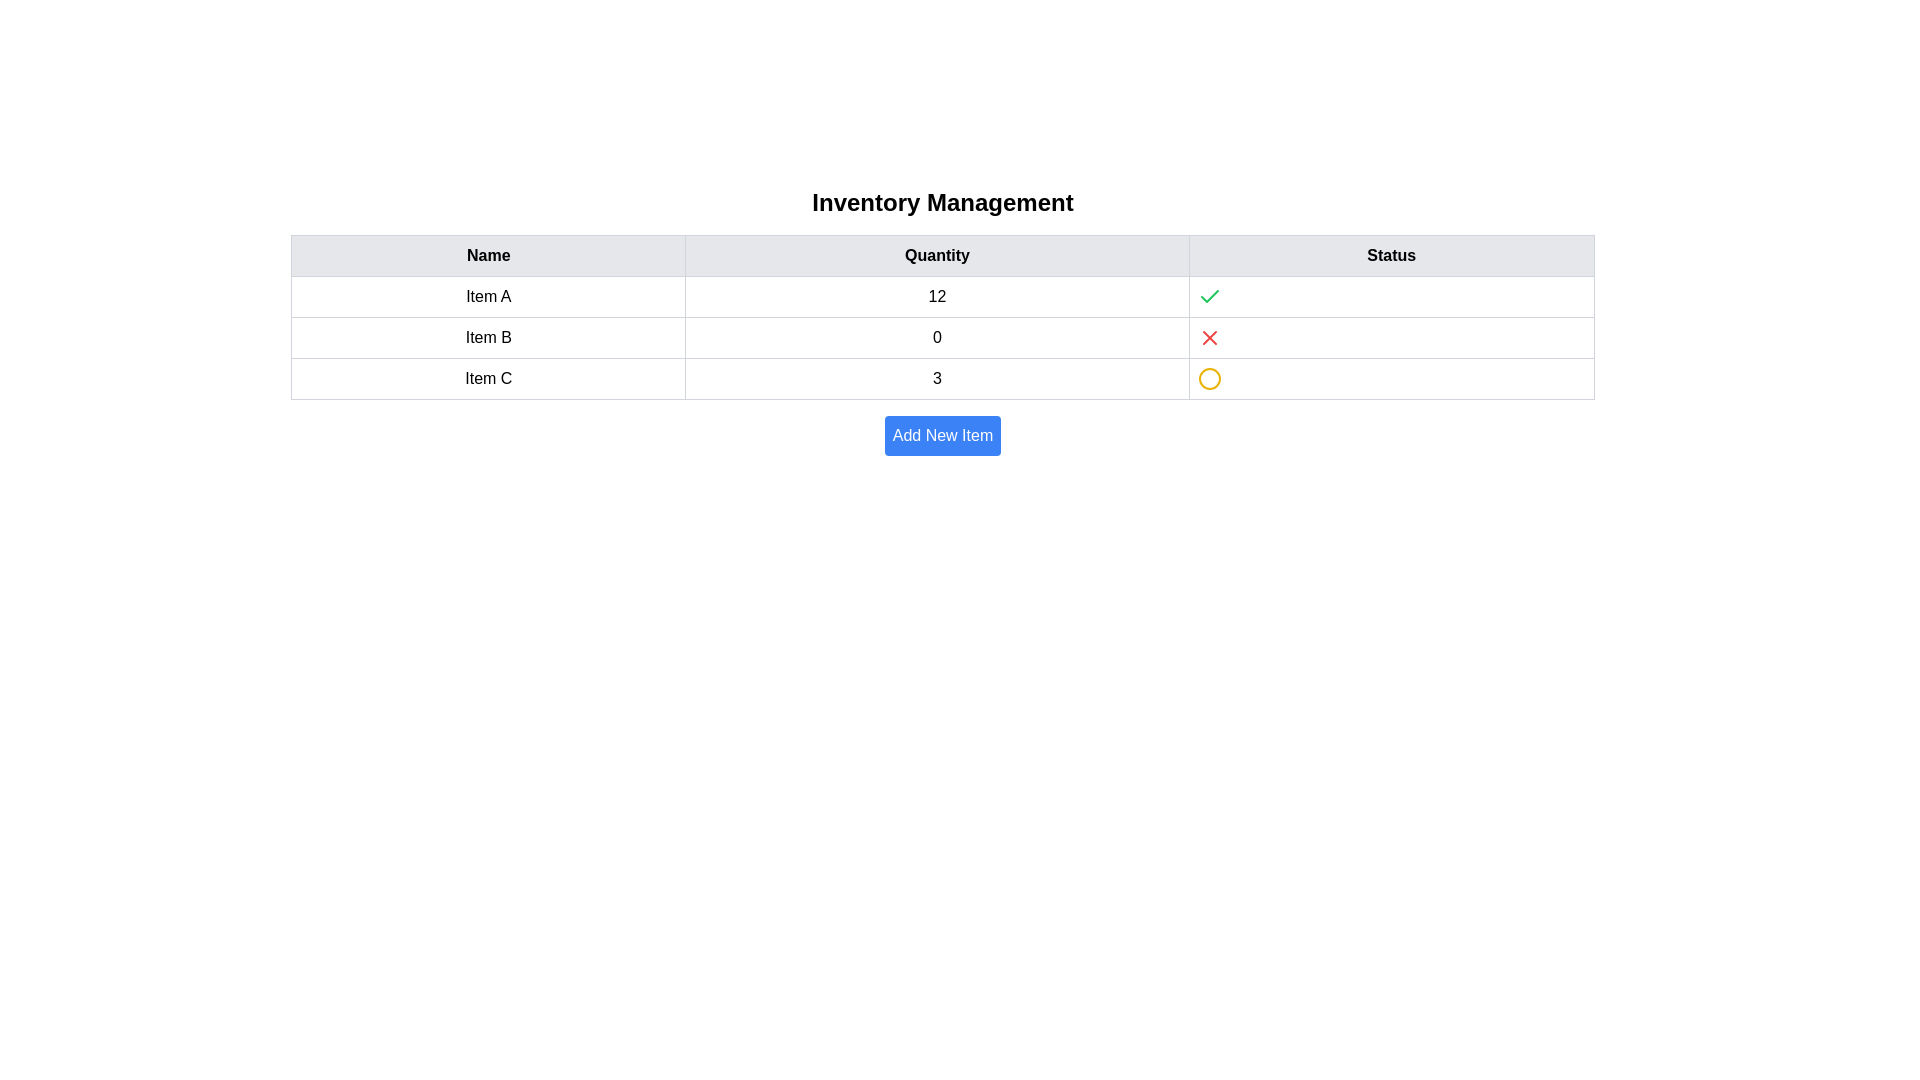  I want to click on the status icon in the second row of the table, so click(1208, 337).